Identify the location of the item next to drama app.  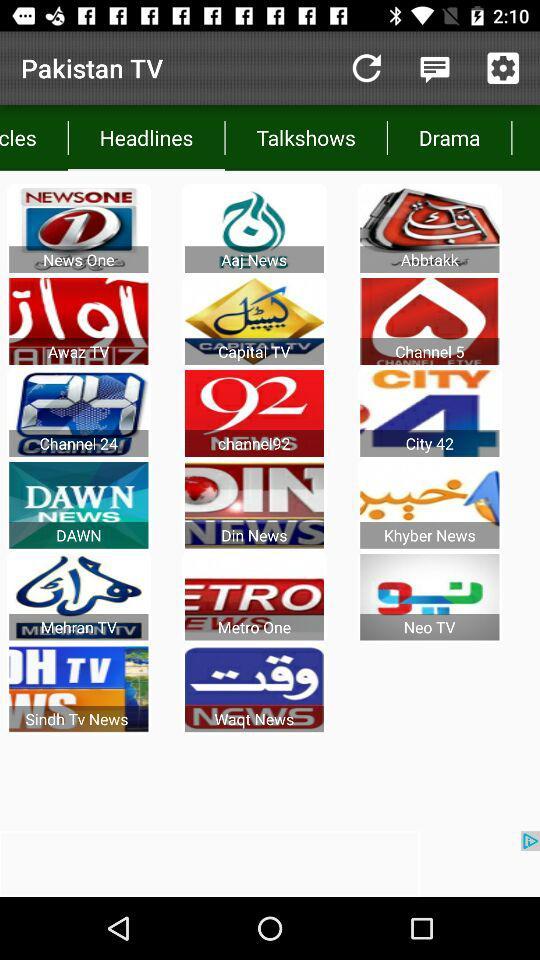
(525, 136).